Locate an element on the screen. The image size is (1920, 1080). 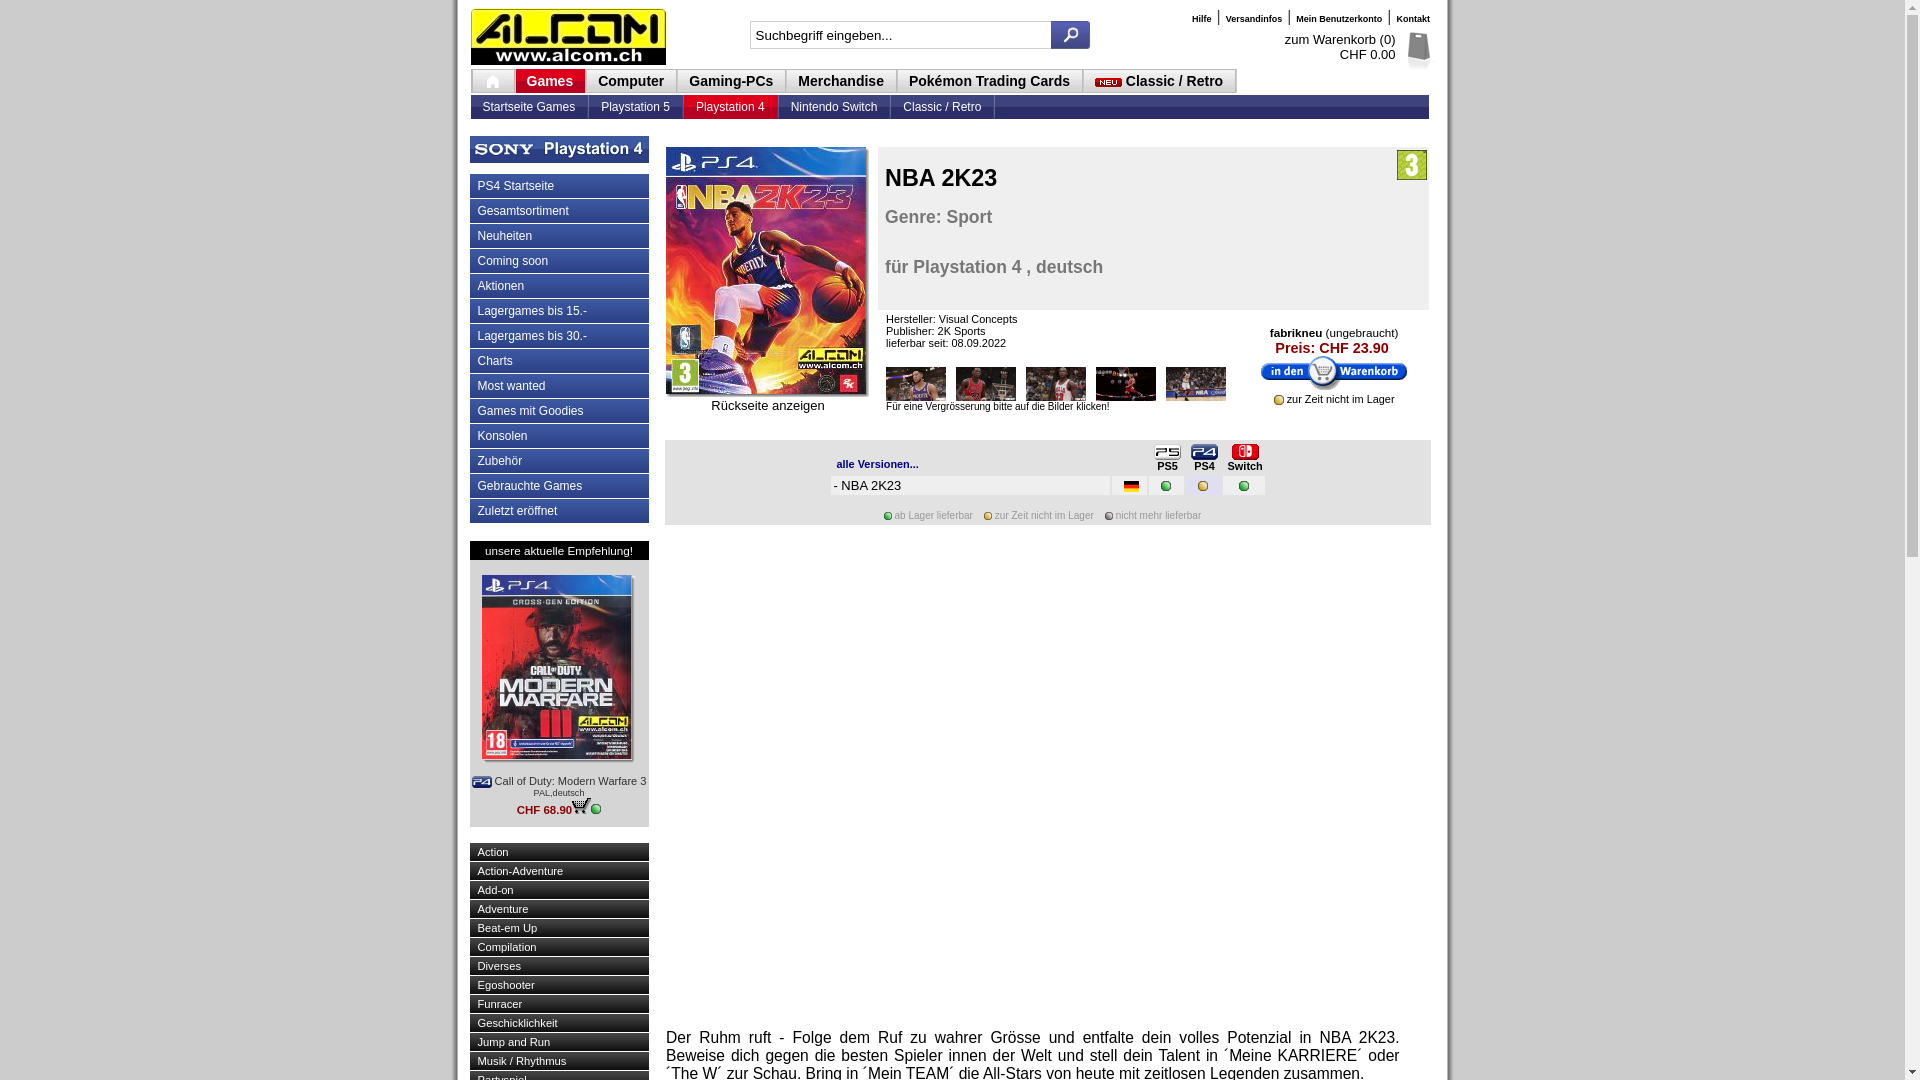
'Compilation' is located at coordinates (469, 946).